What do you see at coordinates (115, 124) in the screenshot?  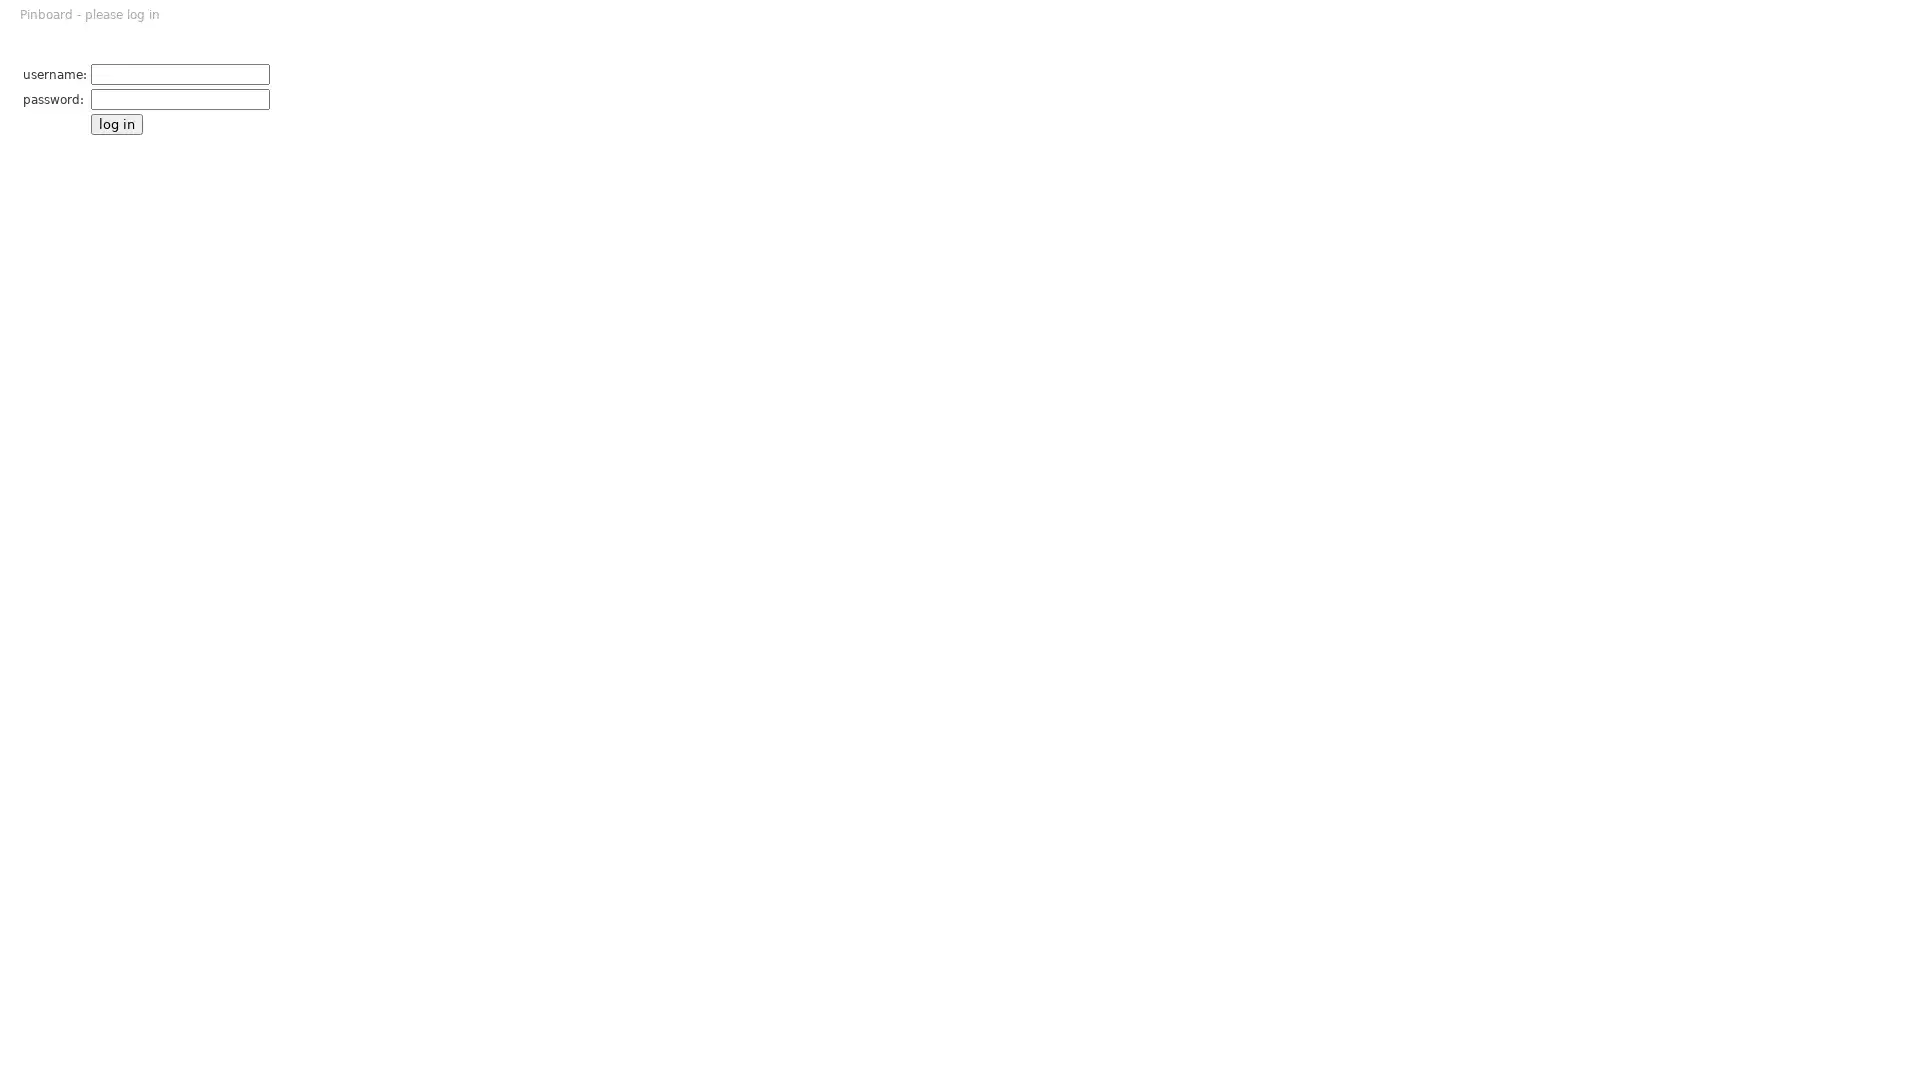 I see `log in` at bounding box center [115, 124].